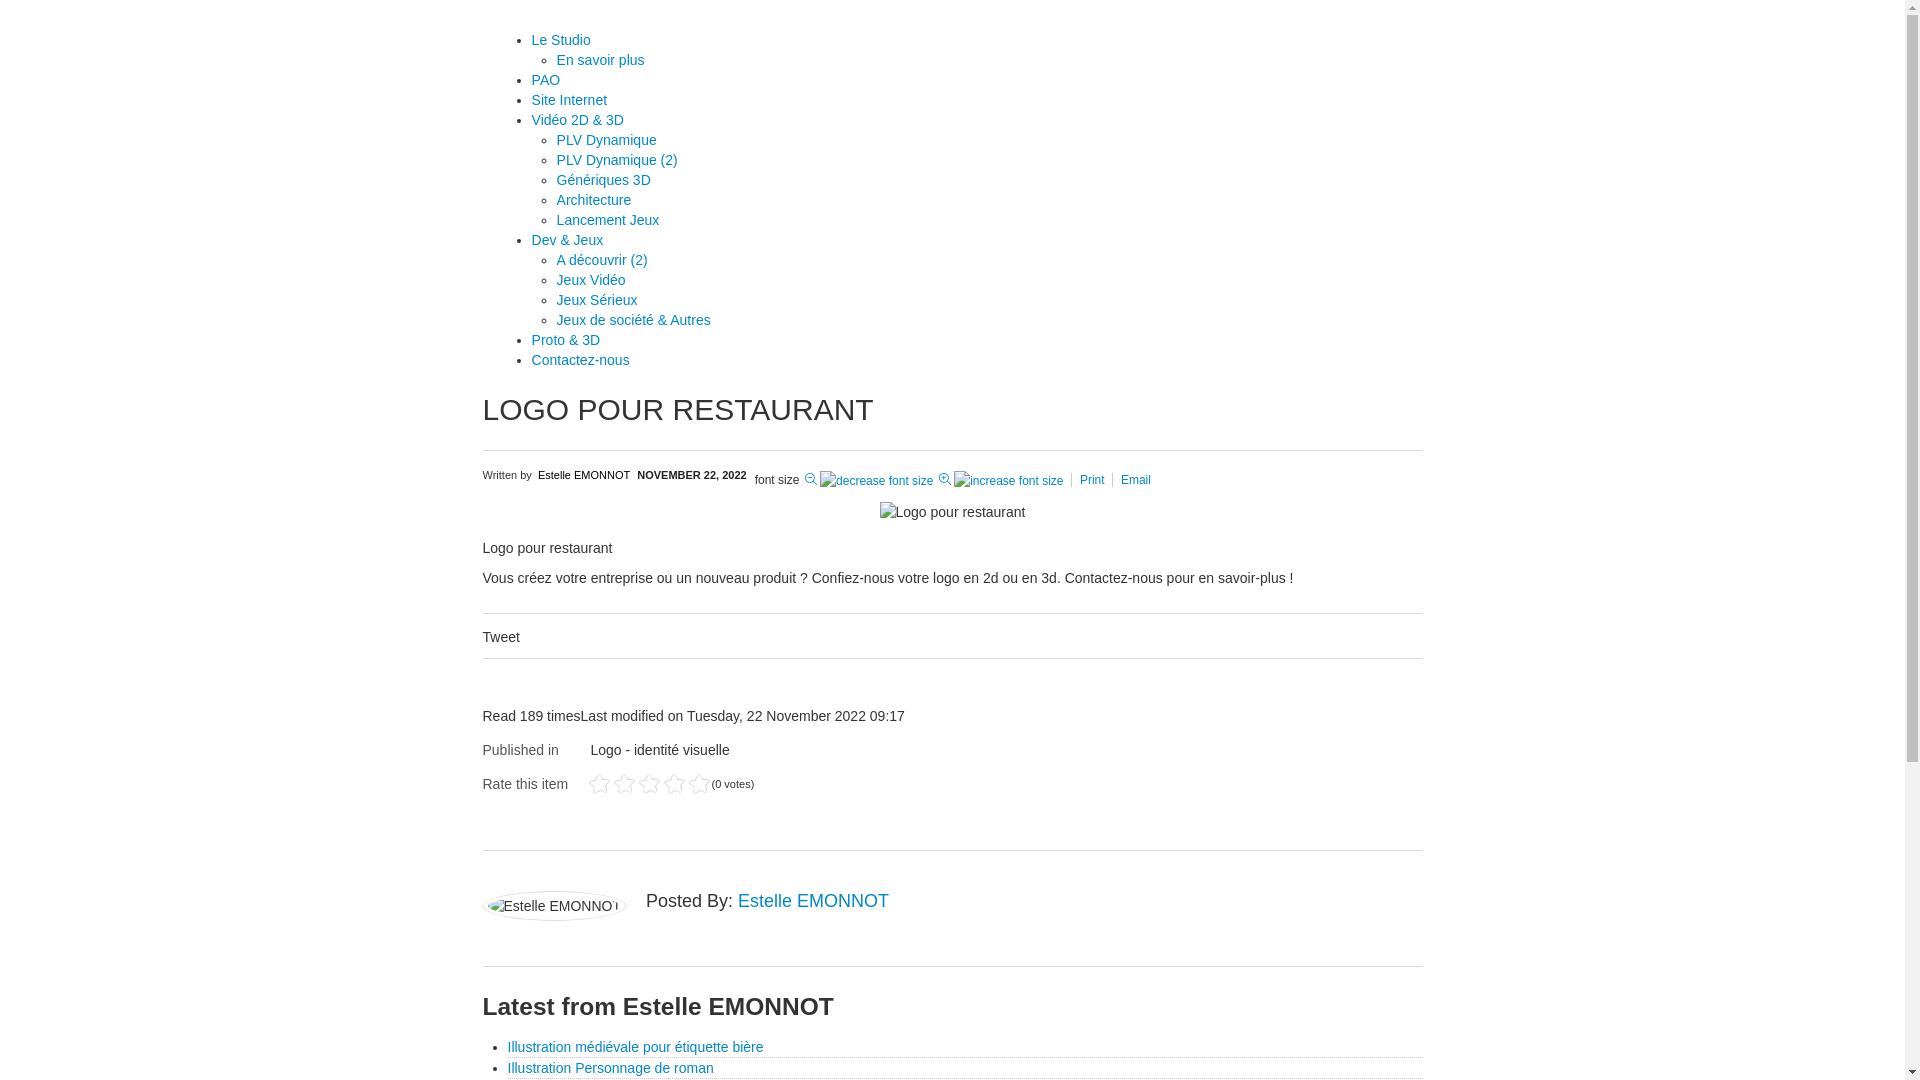 The image size is (1920, 1080). Describe the element at coordinates (593, 200) in the screenshot. I see `'Architecture'` at that location.